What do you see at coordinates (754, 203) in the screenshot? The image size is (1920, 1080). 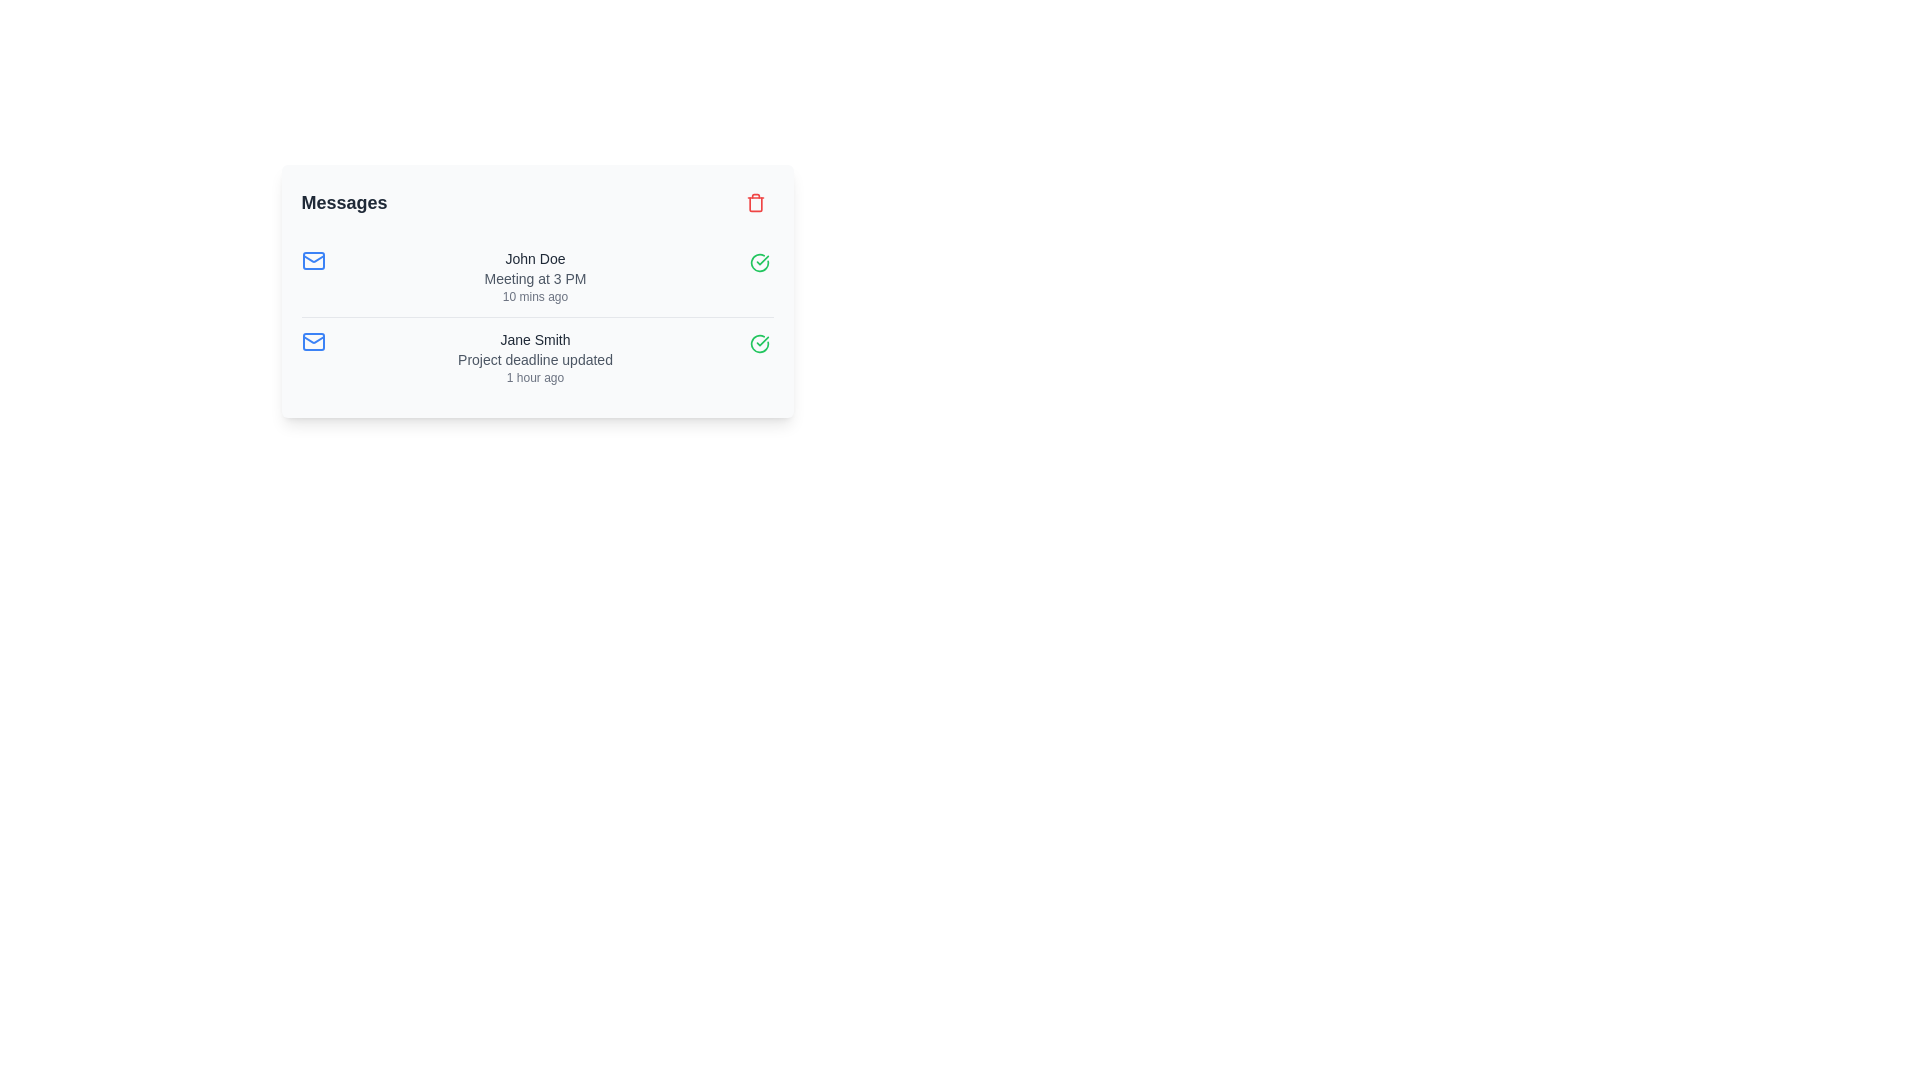 I see `the delete button located in the top-right corner of the 'Messages' panel` at bounding box center [754, 203].